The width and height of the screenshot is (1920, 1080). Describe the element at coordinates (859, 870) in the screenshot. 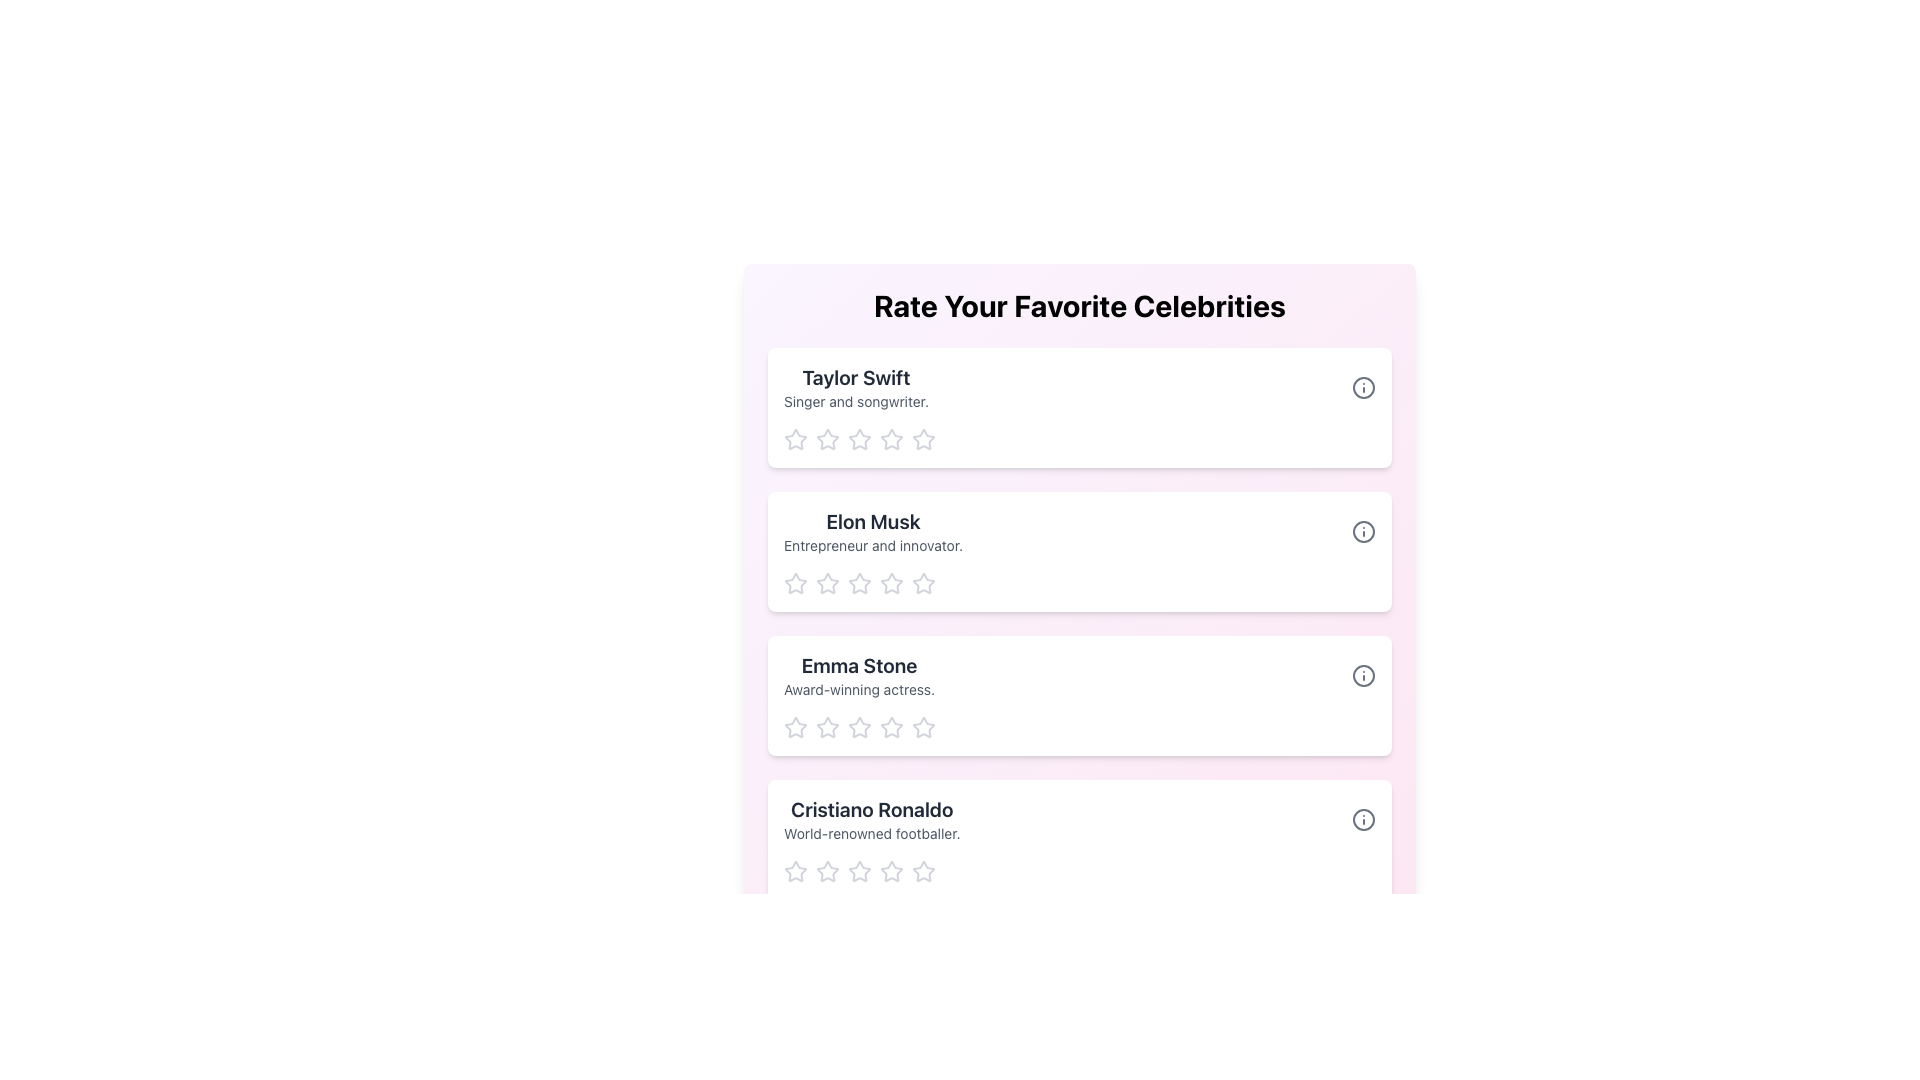

I see `the second star in the rating system for 'Cristiano Ronaldo'` at that location.